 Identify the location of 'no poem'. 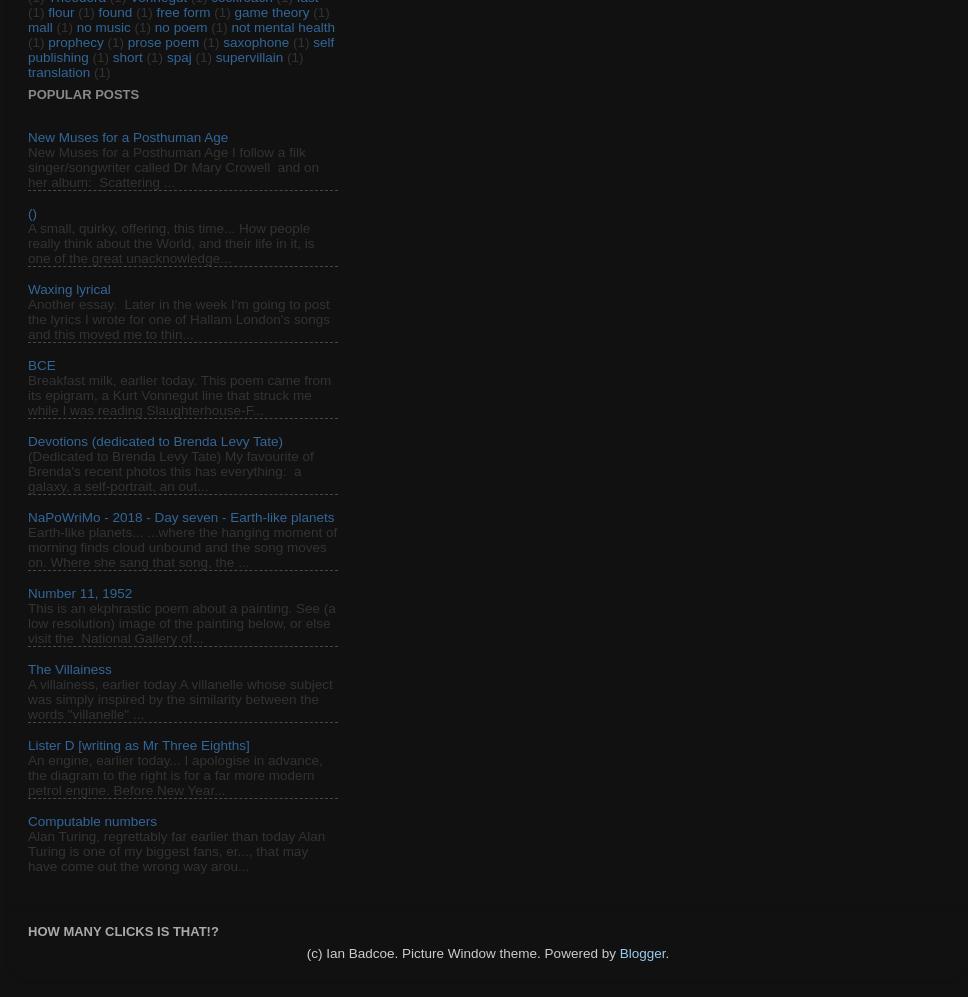
(180, 27).